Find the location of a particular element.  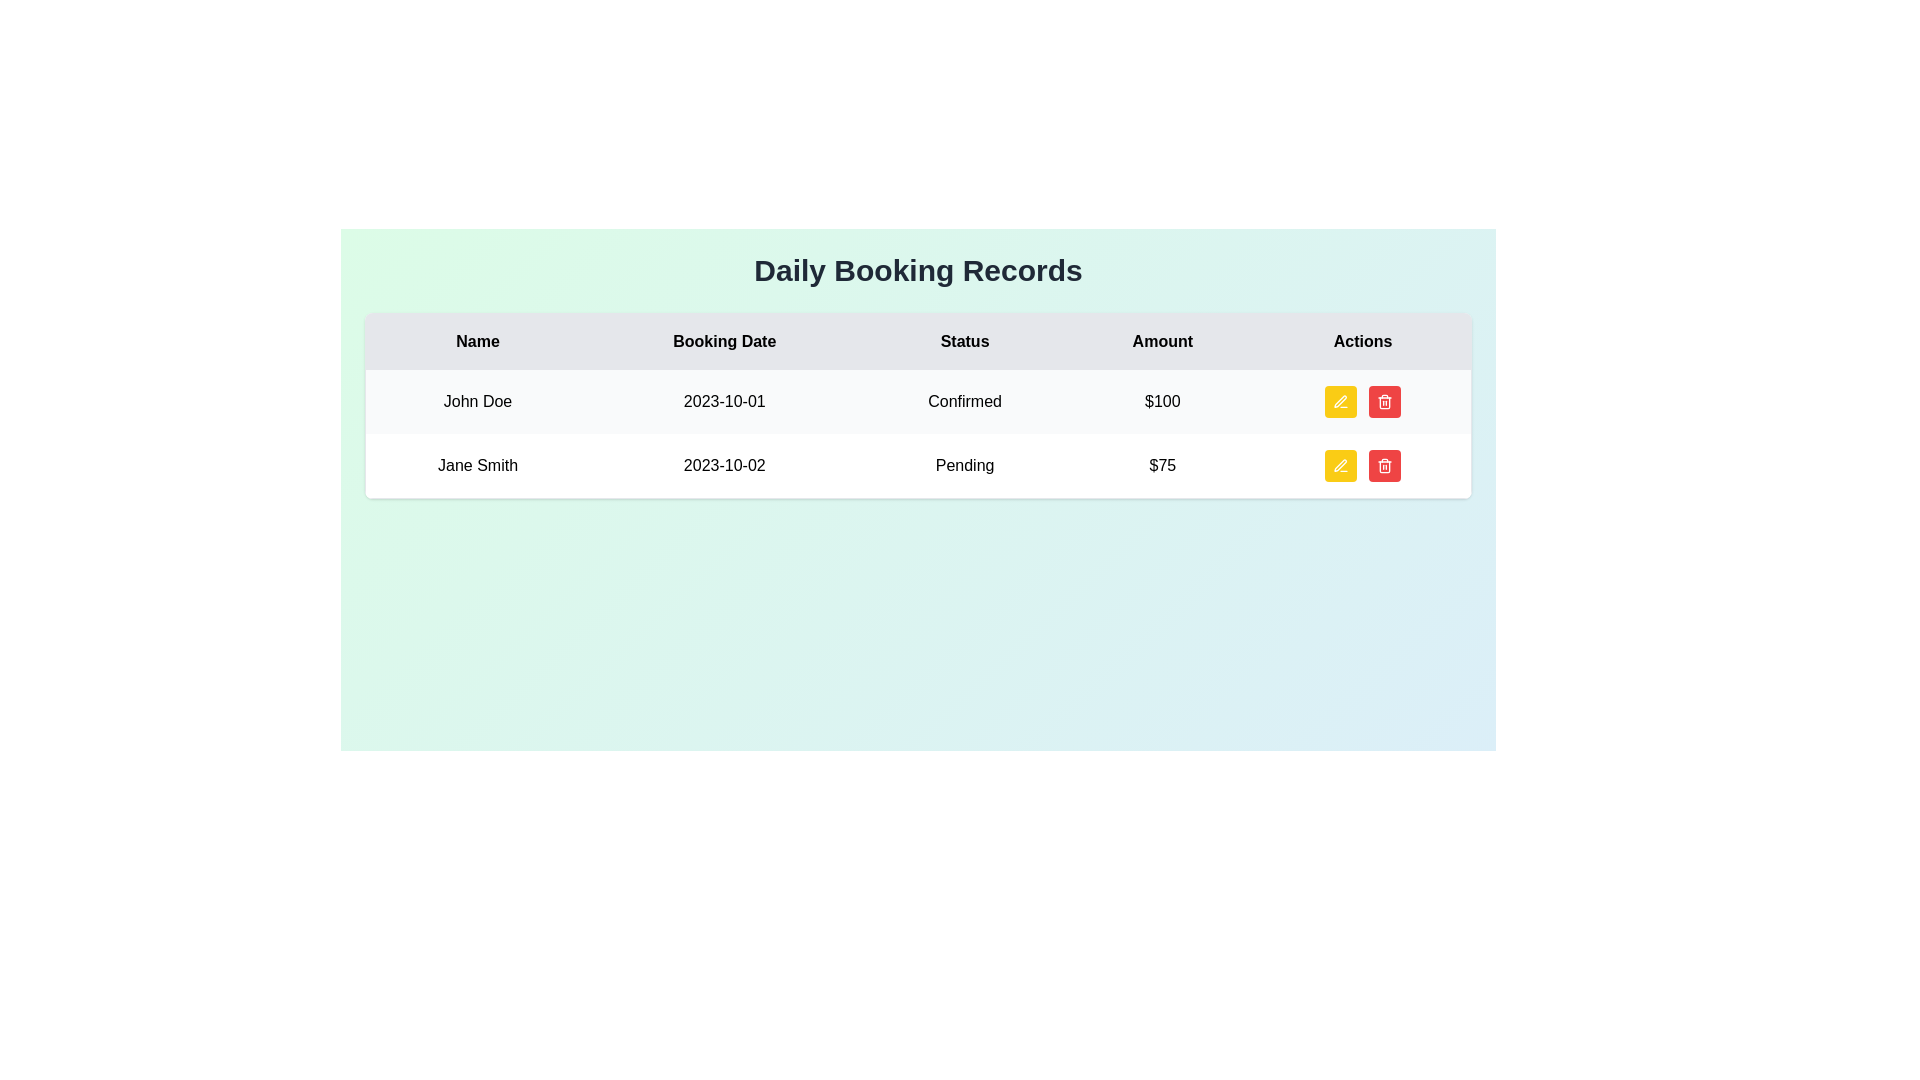

the delete button located in the 'Actions' column of the second row of the table is located at coordinates (1384, 401).